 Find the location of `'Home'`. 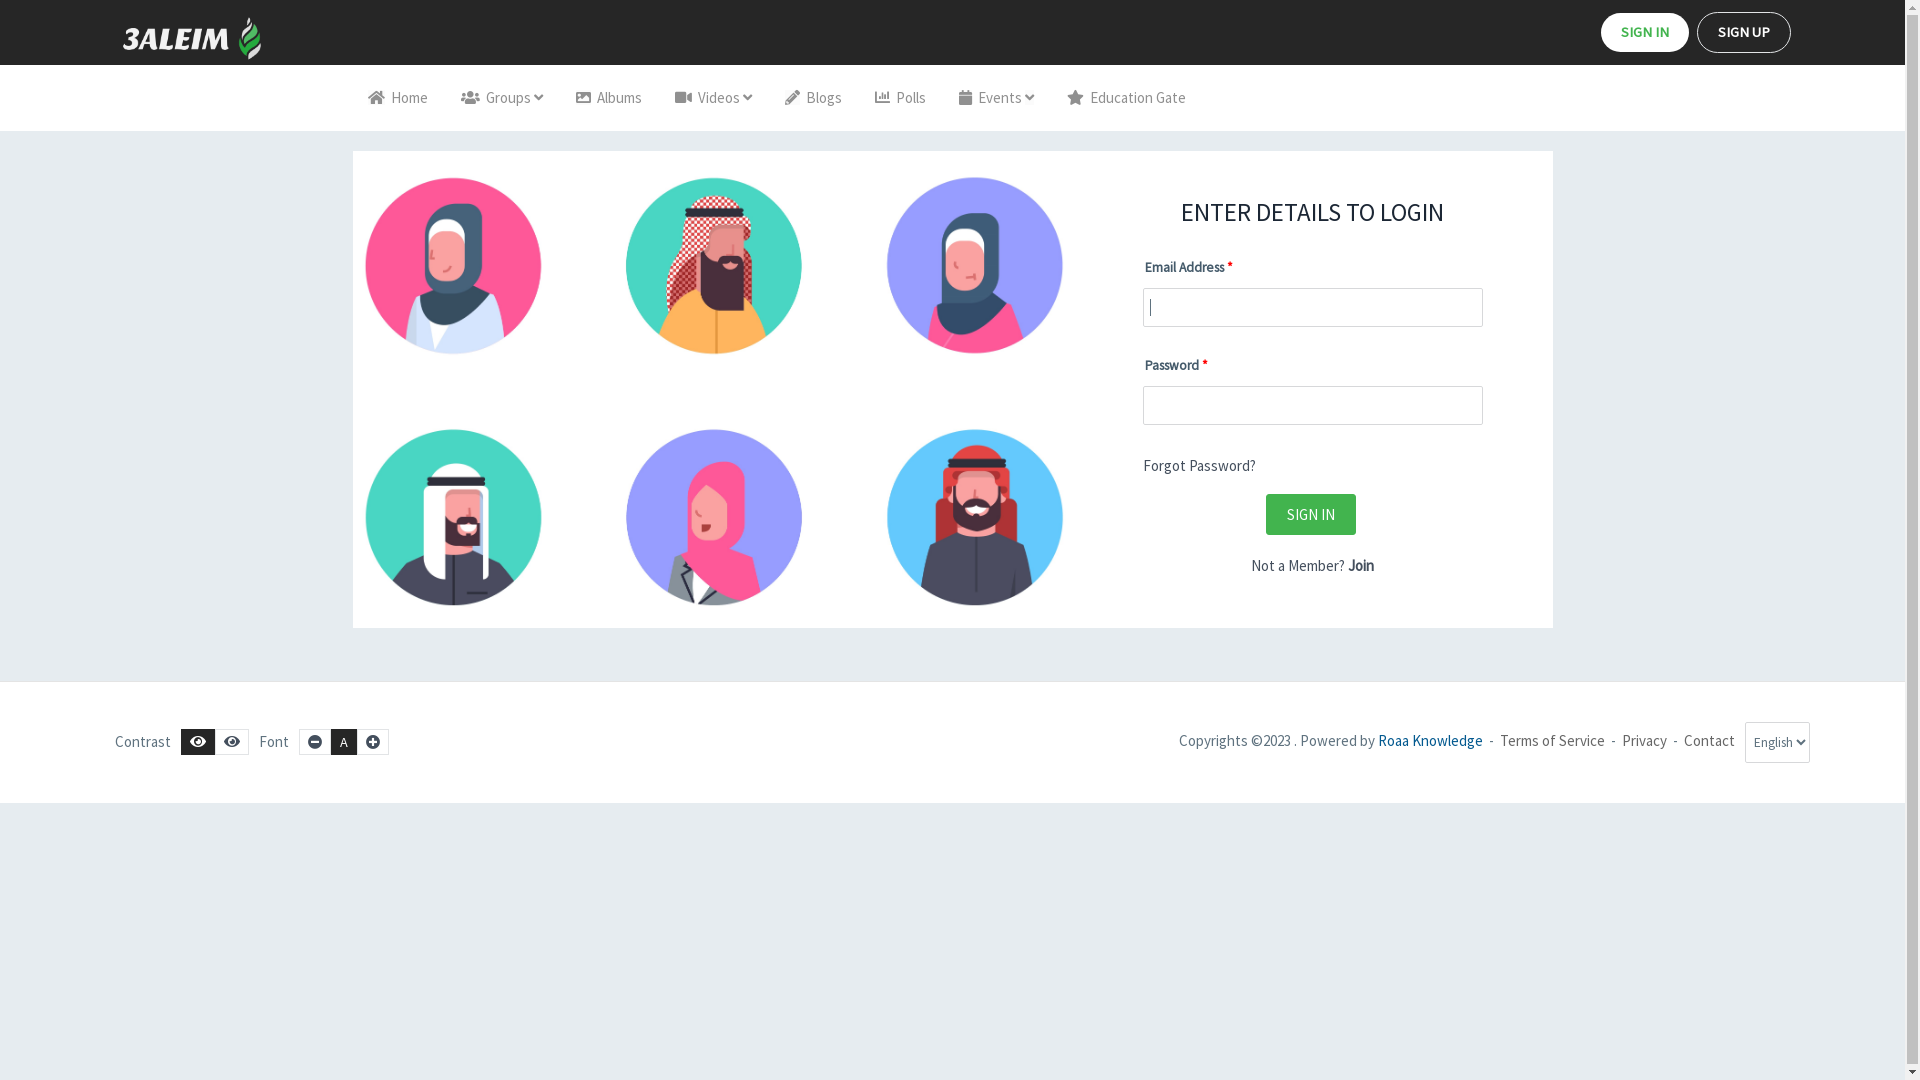

'Home' is located at coordinates (351, 97).